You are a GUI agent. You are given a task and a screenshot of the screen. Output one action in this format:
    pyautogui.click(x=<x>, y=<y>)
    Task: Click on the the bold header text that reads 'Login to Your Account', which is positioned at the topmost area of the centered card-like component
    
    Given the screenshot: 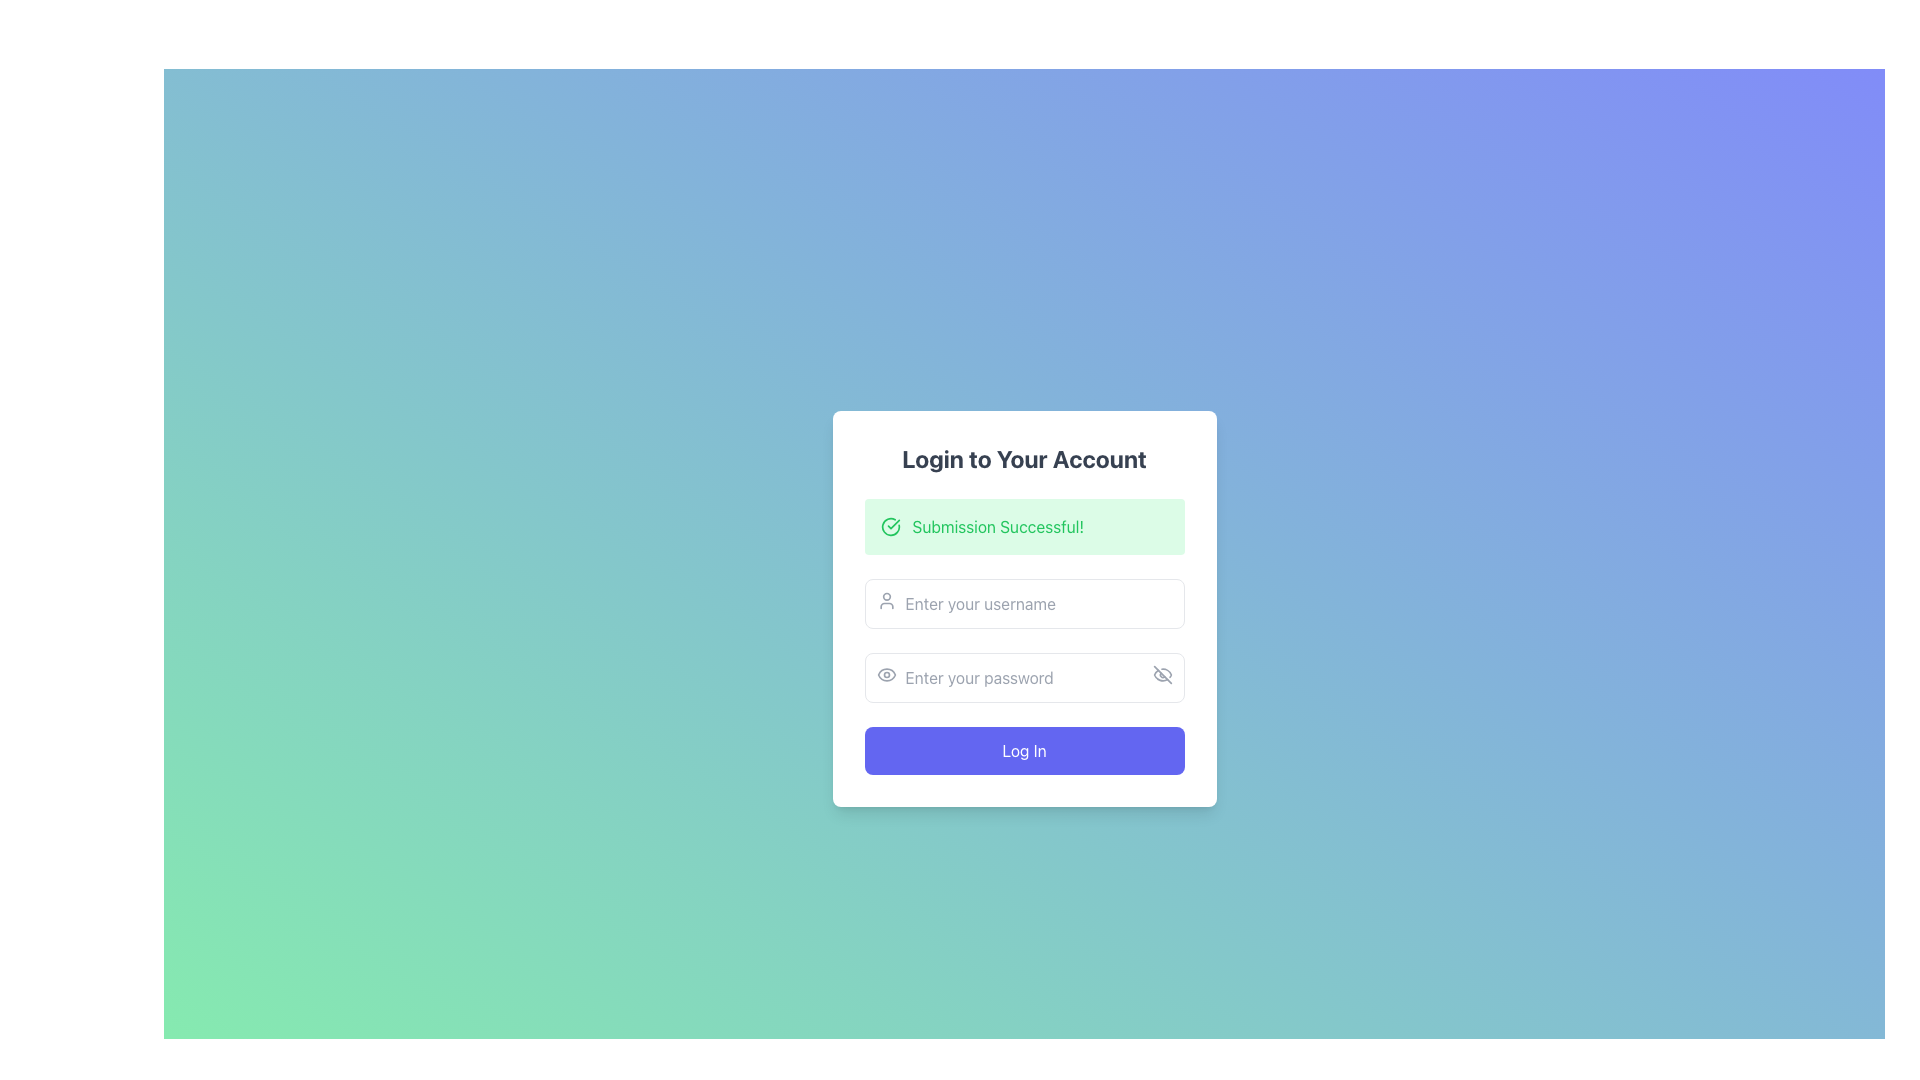 What is the action you would take?
    pyautogui.click(x=1024, y=459)
    